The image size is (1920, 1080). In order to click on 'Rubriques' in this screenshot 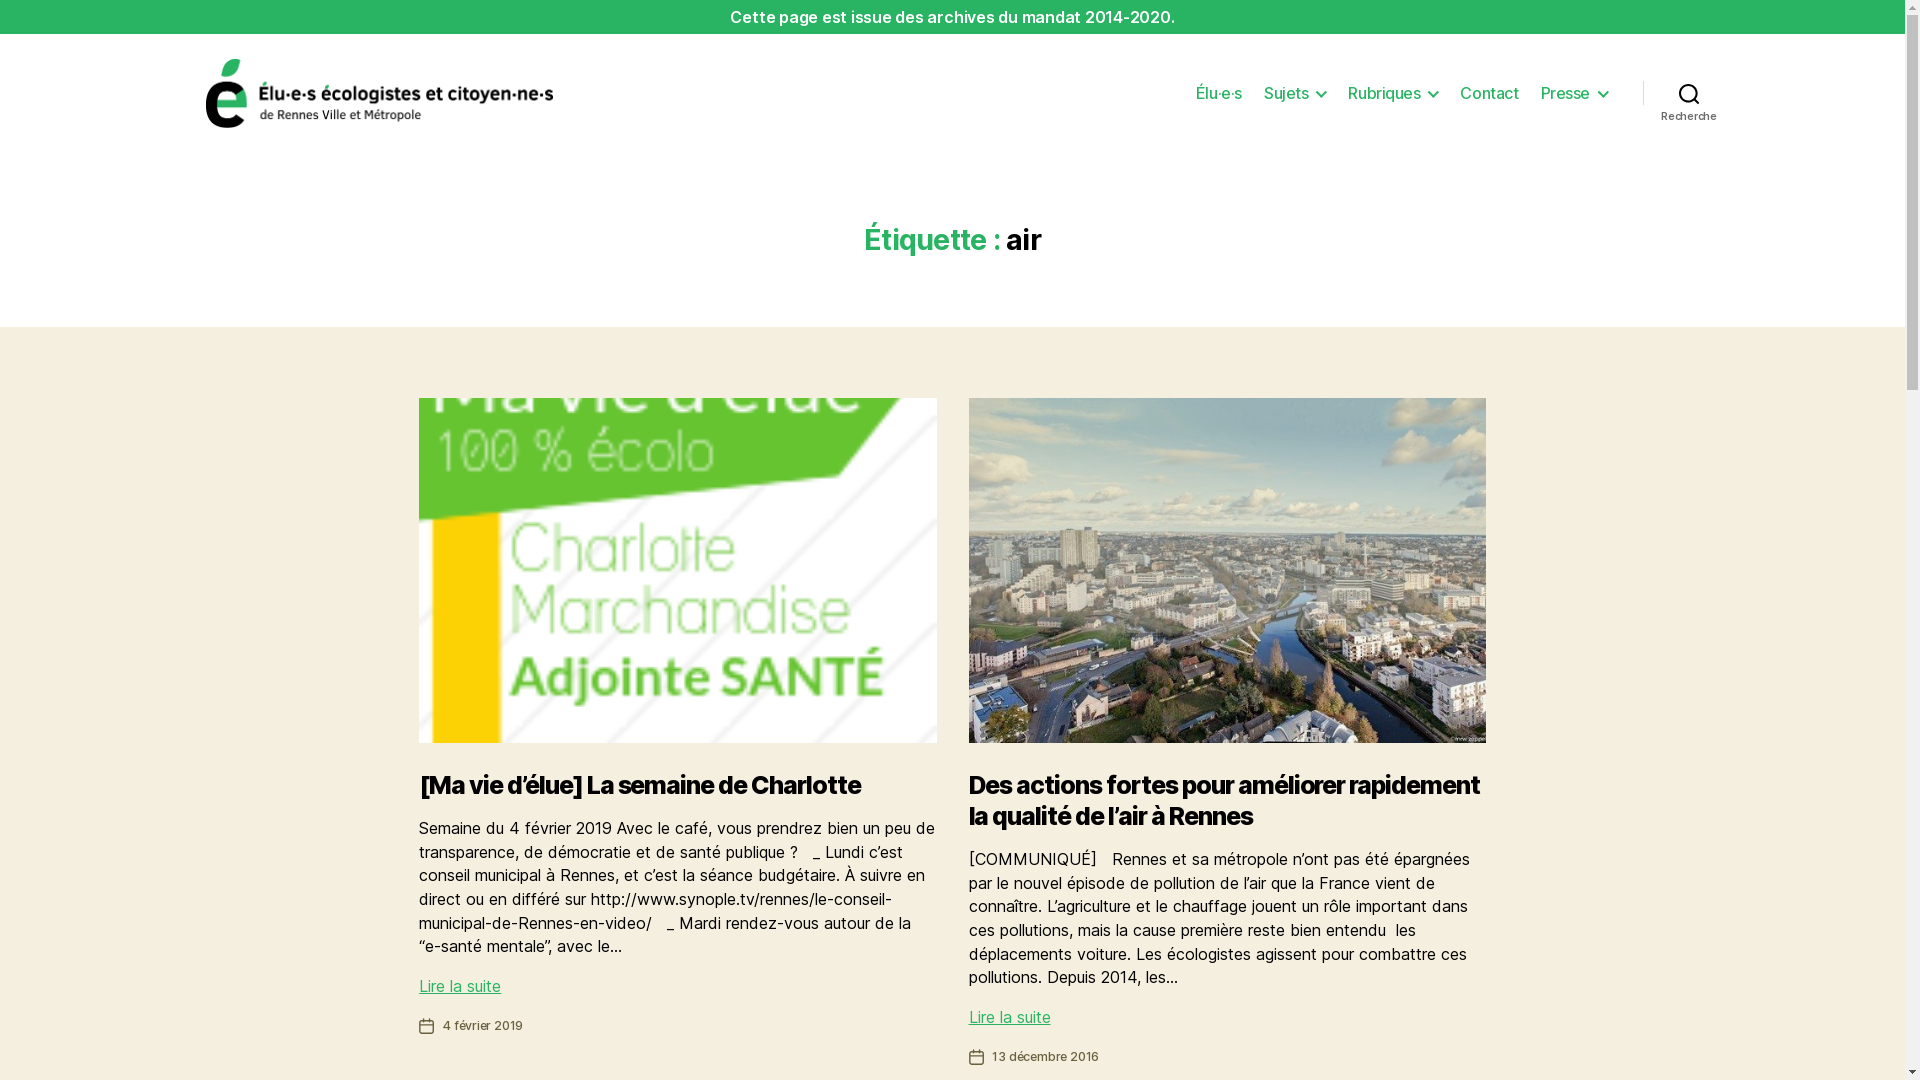, I will do `click(1348, 93)`.